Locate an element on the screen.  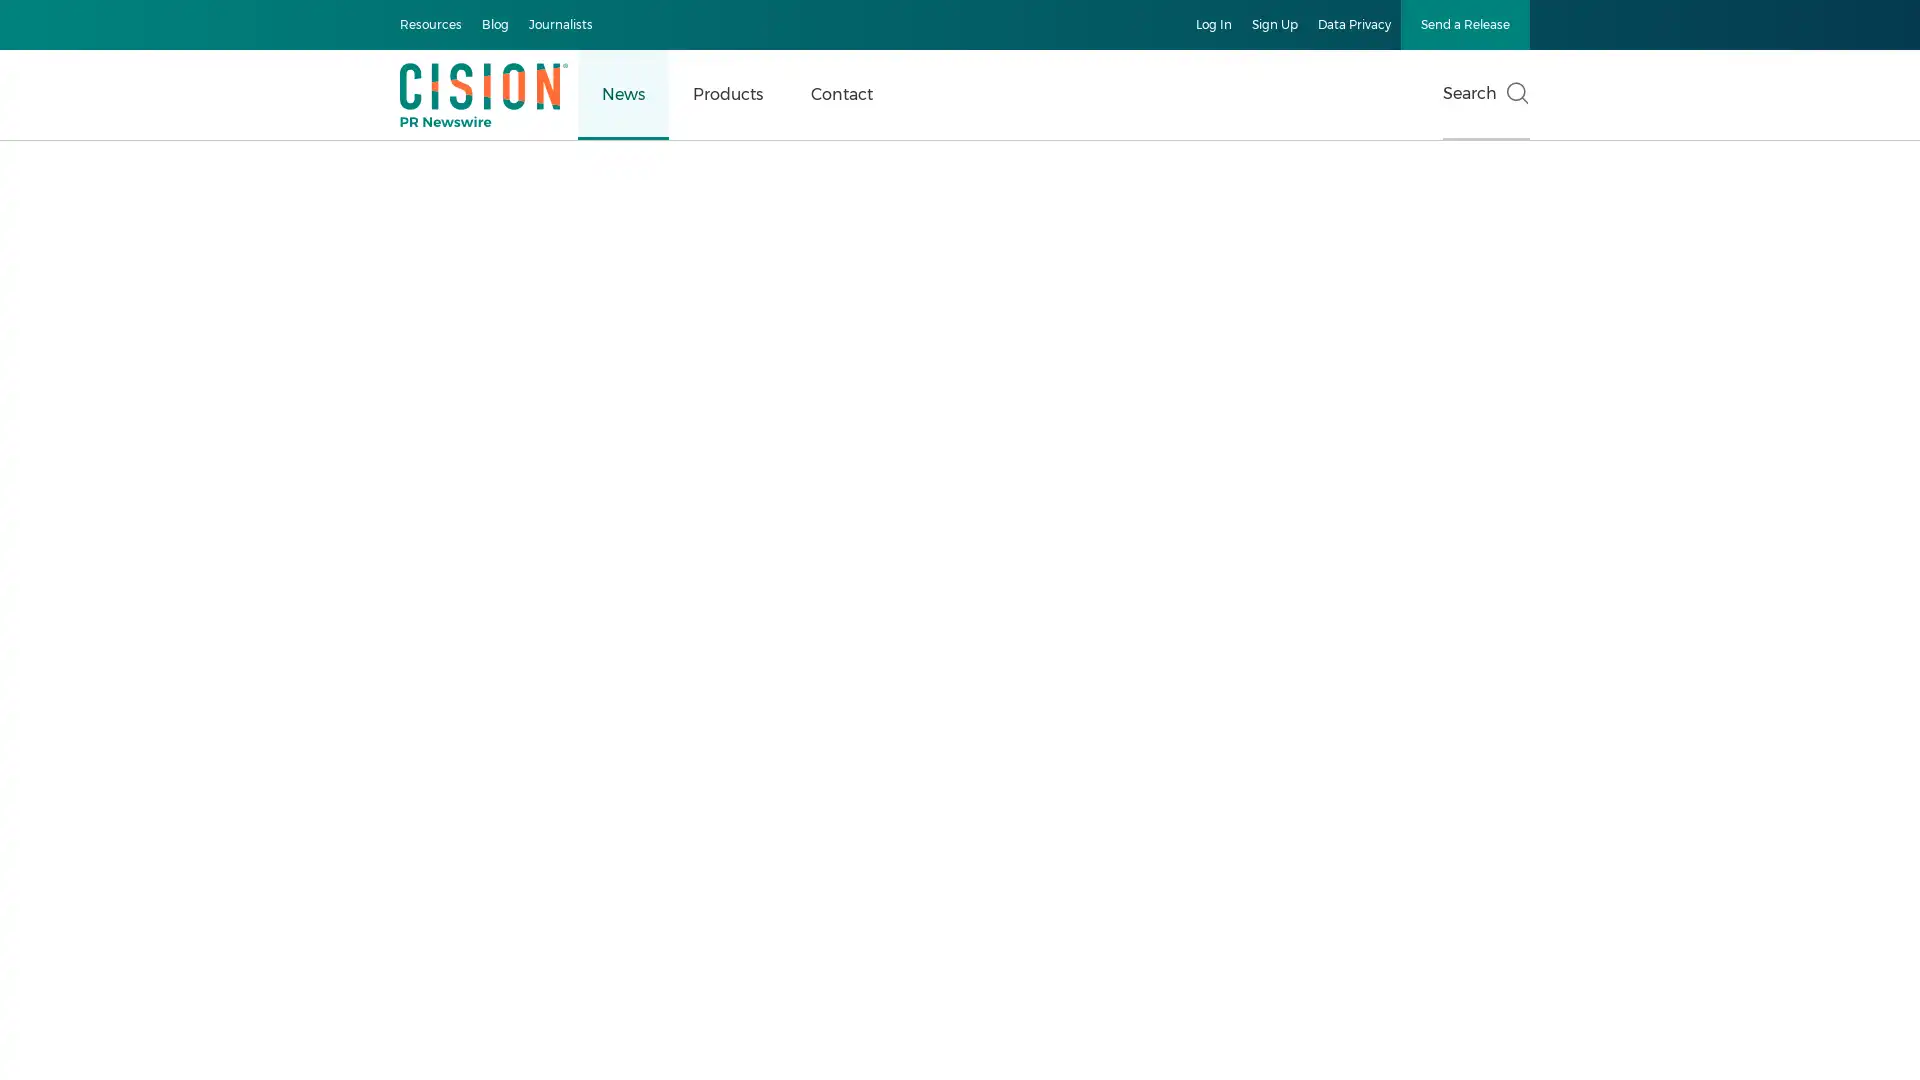
Search is located at coordinates (1486, 95).